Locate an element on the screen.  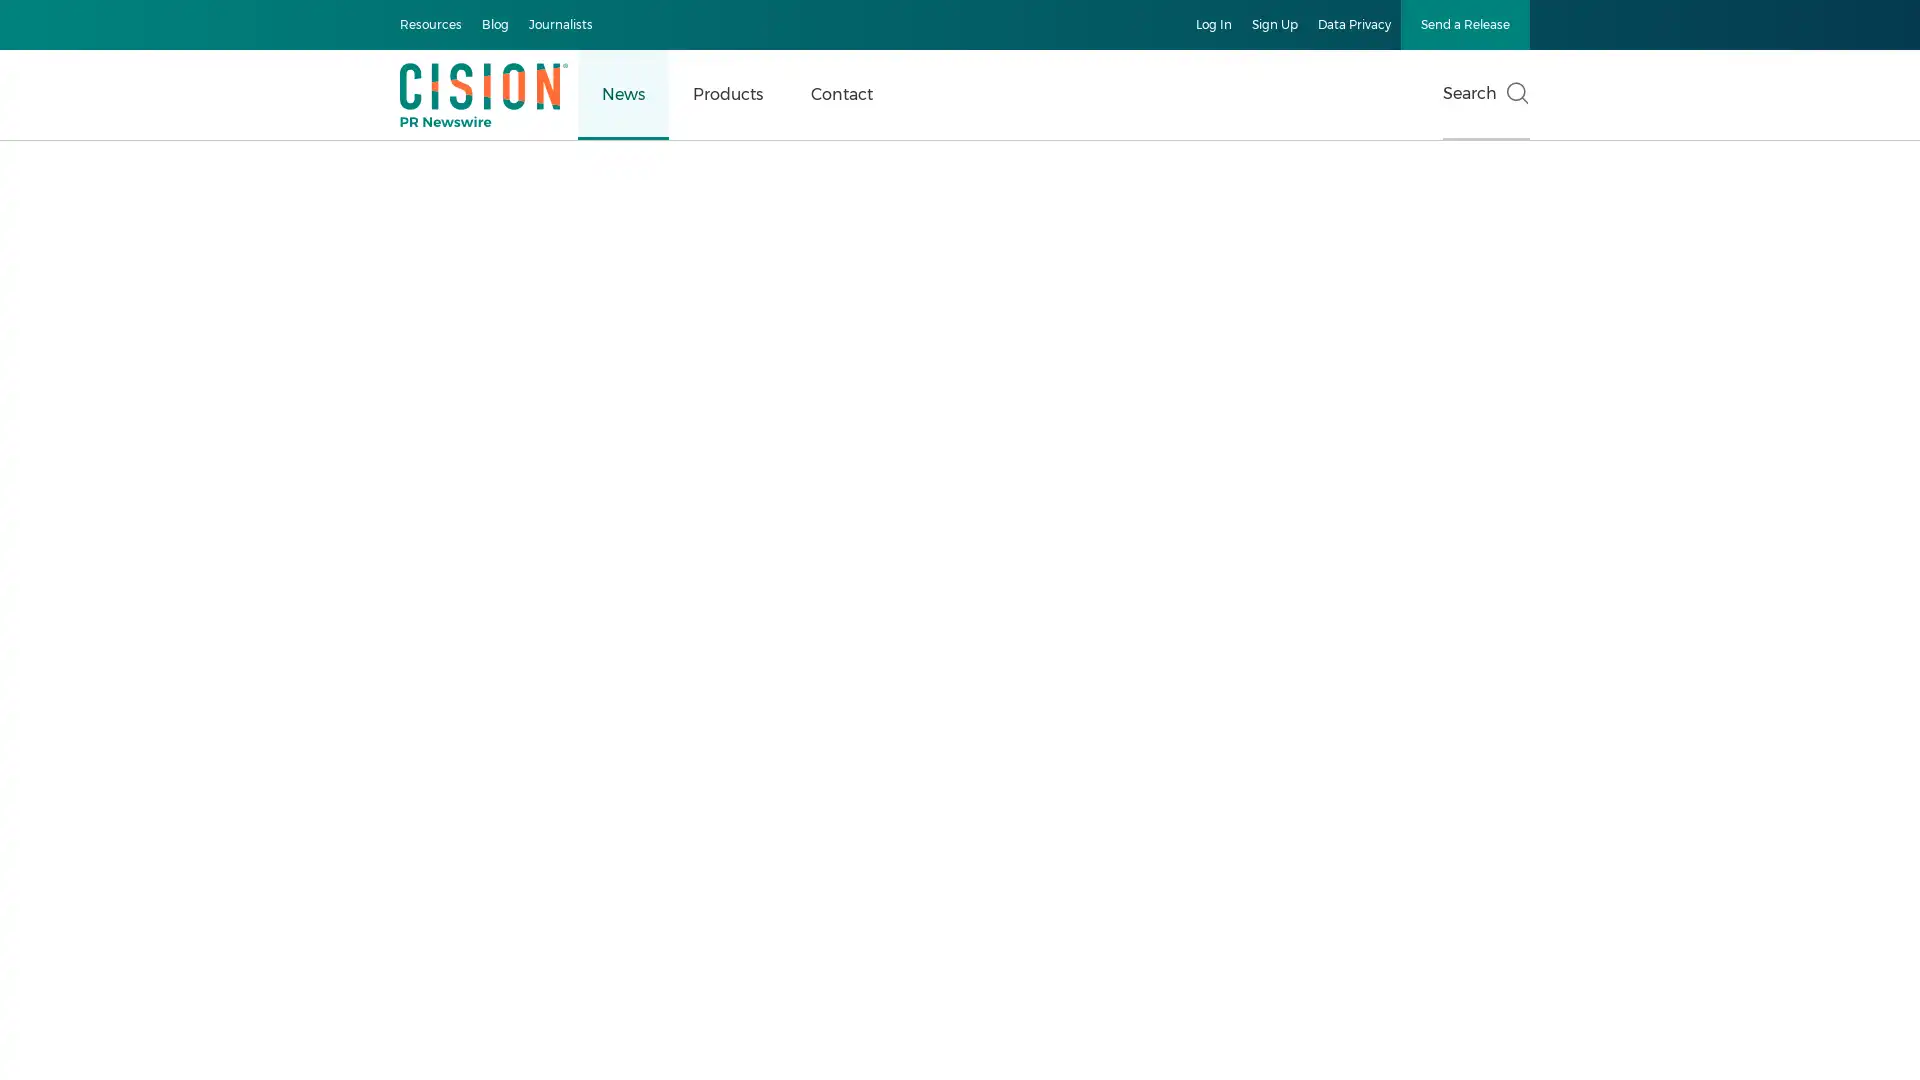
Search is located at coordinates (1486, 95).